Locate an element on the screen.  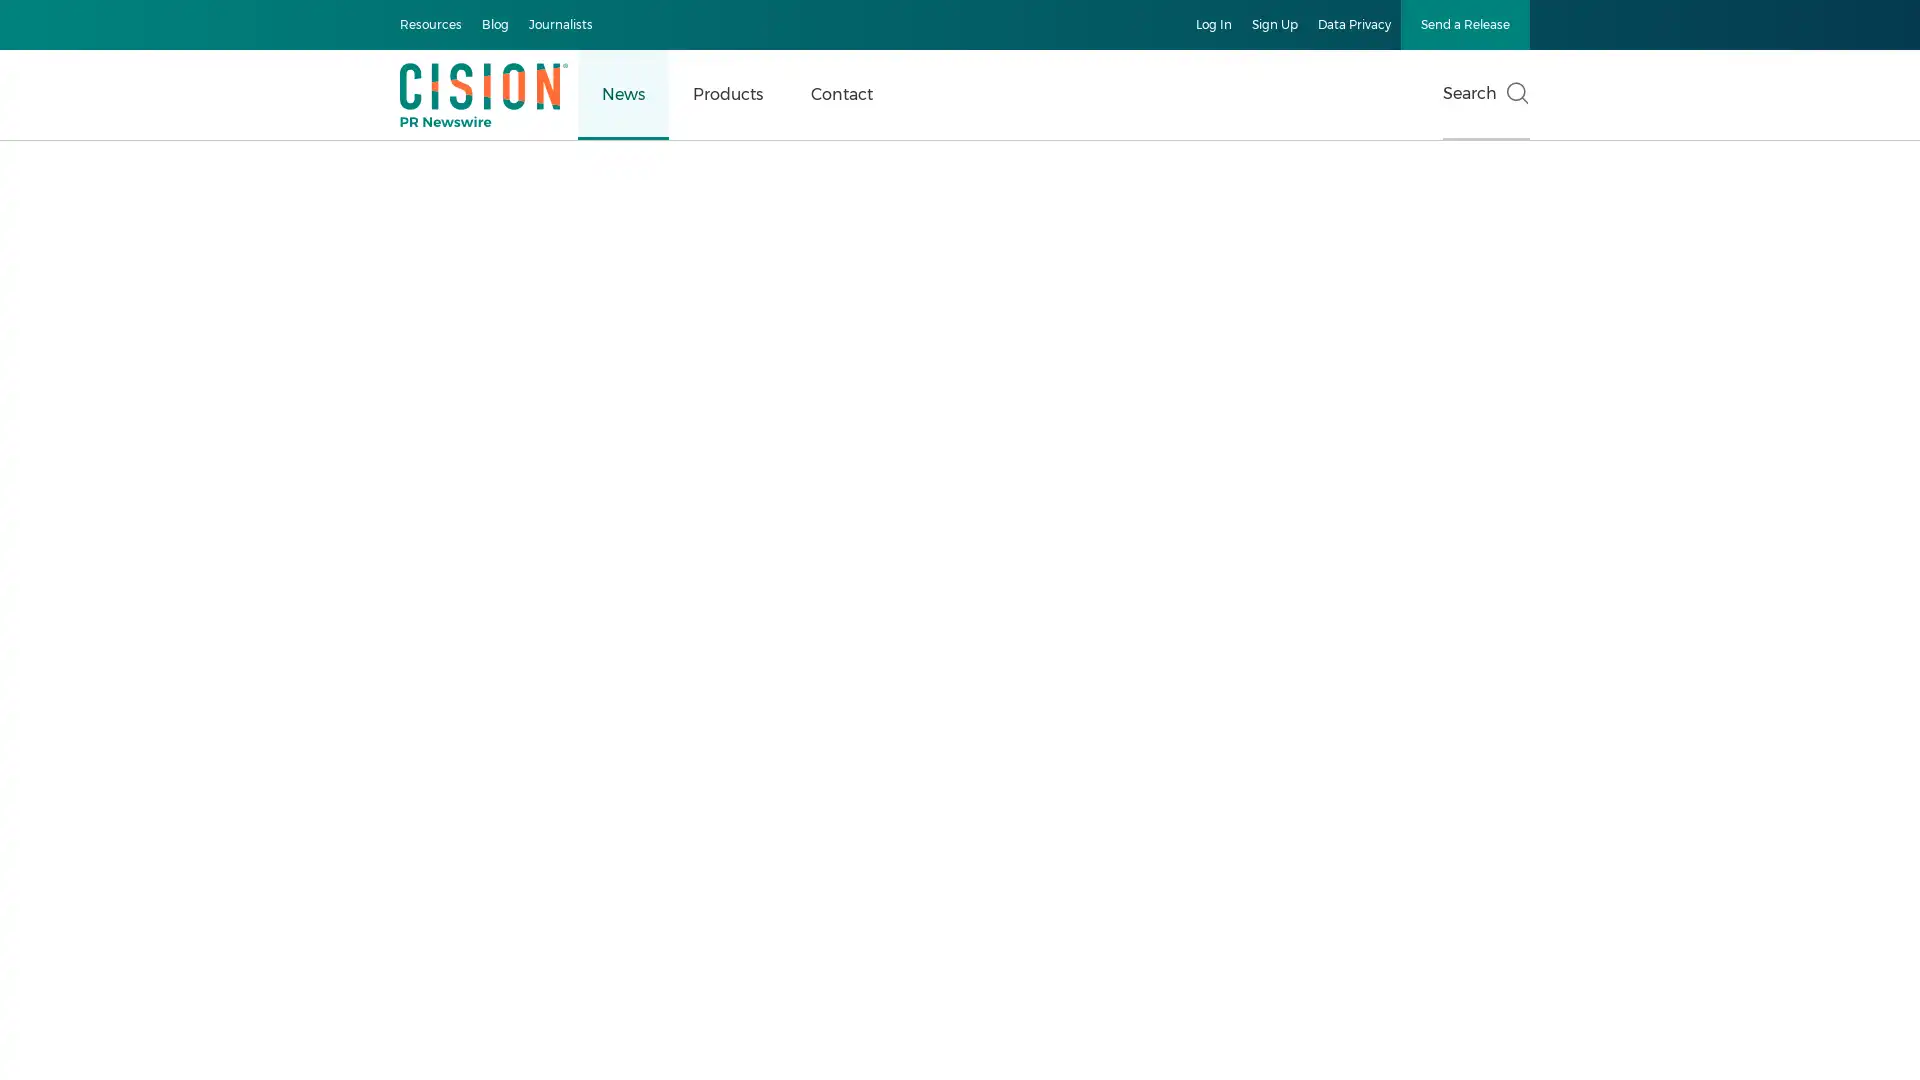
Search is located at coordinates (1486, 95).